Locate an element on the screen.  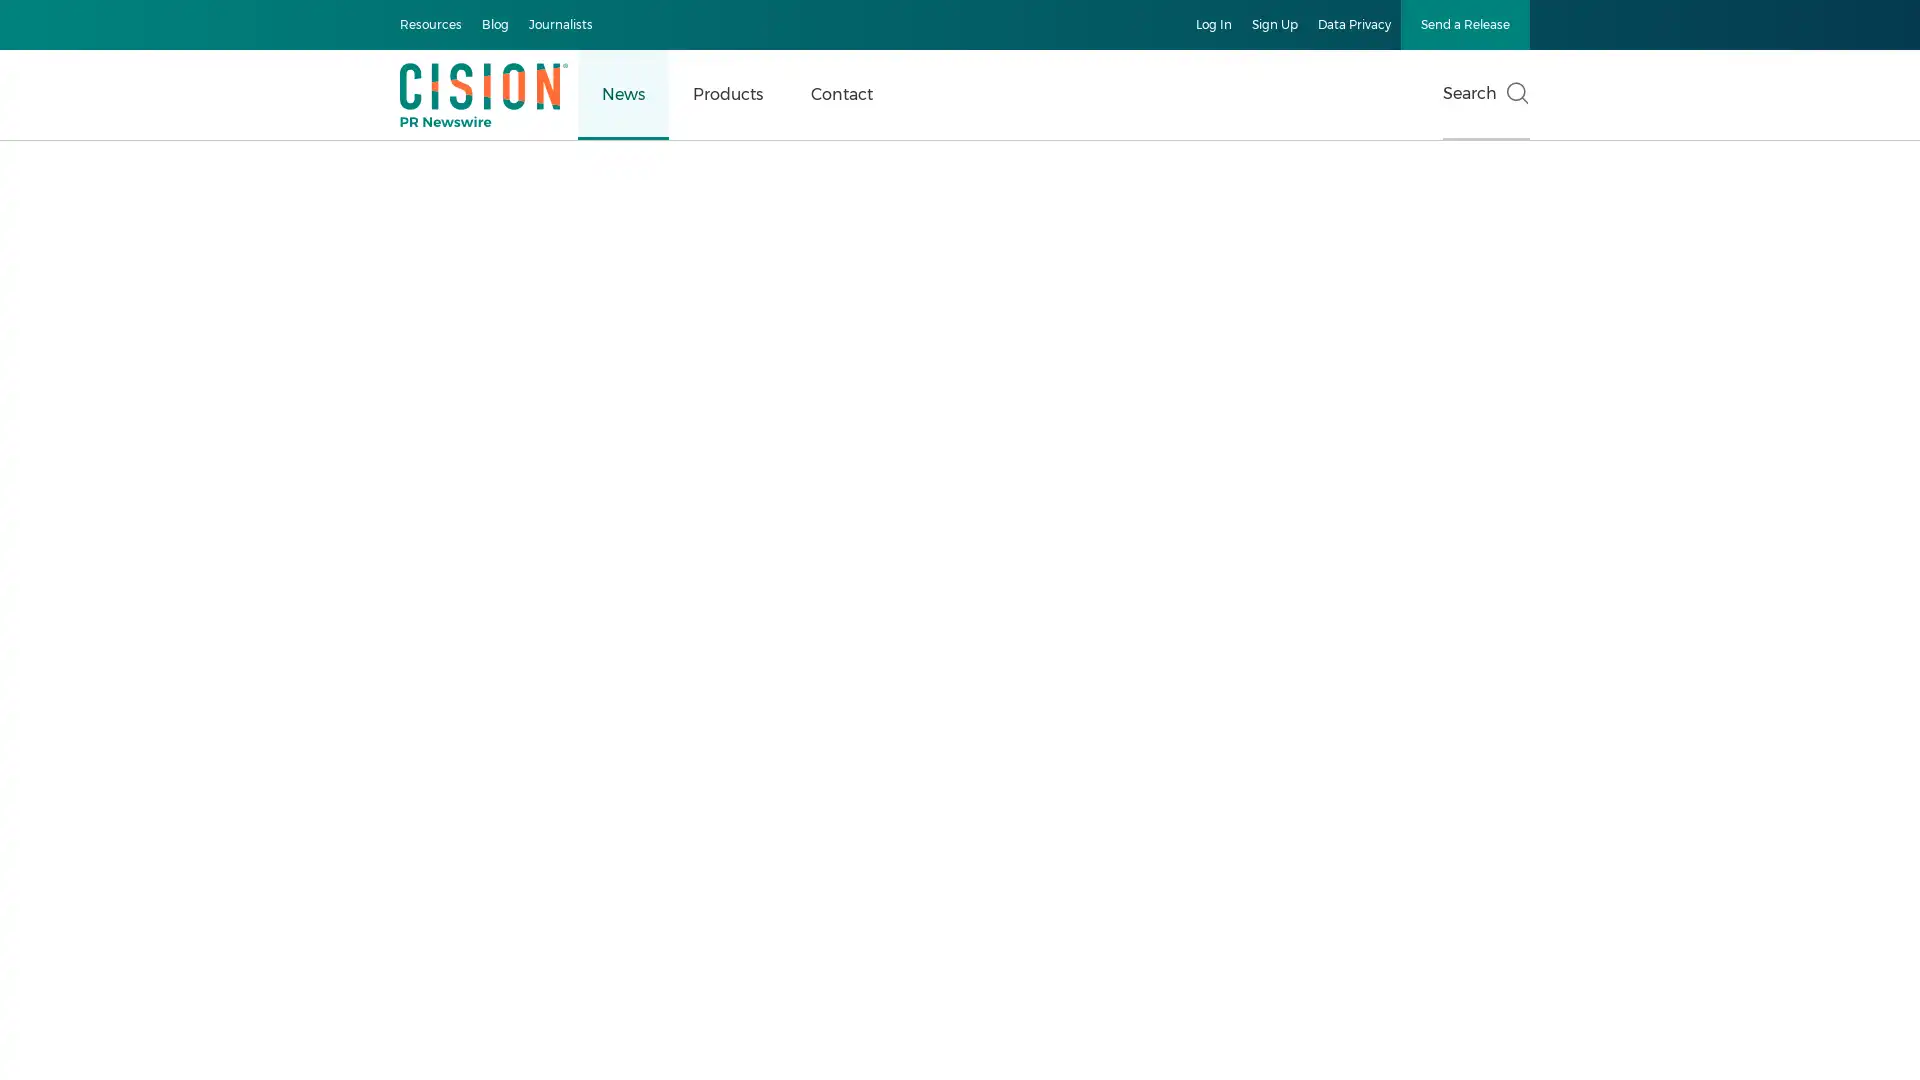
Search is located at coordinates (1486, 95).